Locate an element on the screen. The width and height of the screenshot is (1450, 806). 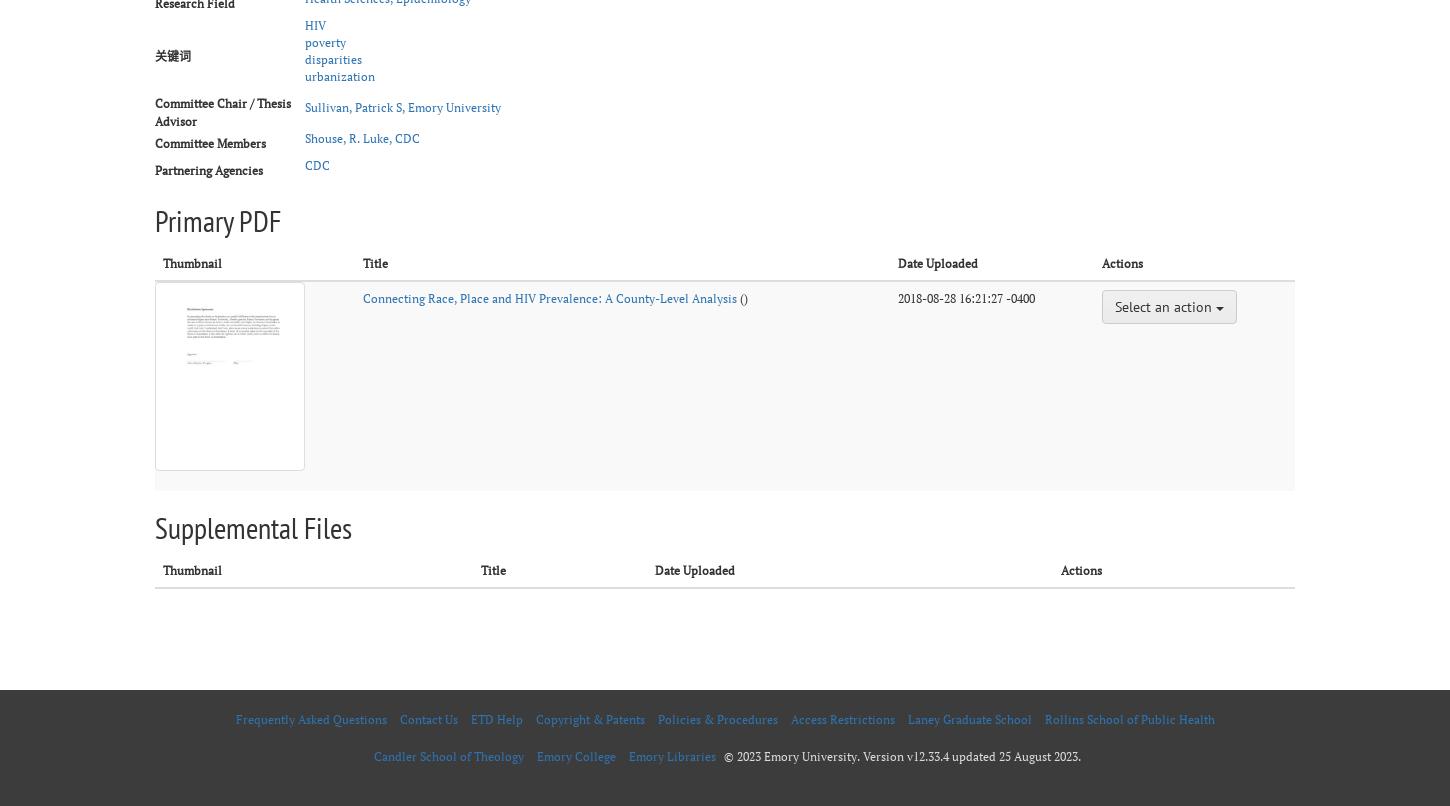
'Primary PDF' is located at coordinates (216, 218).